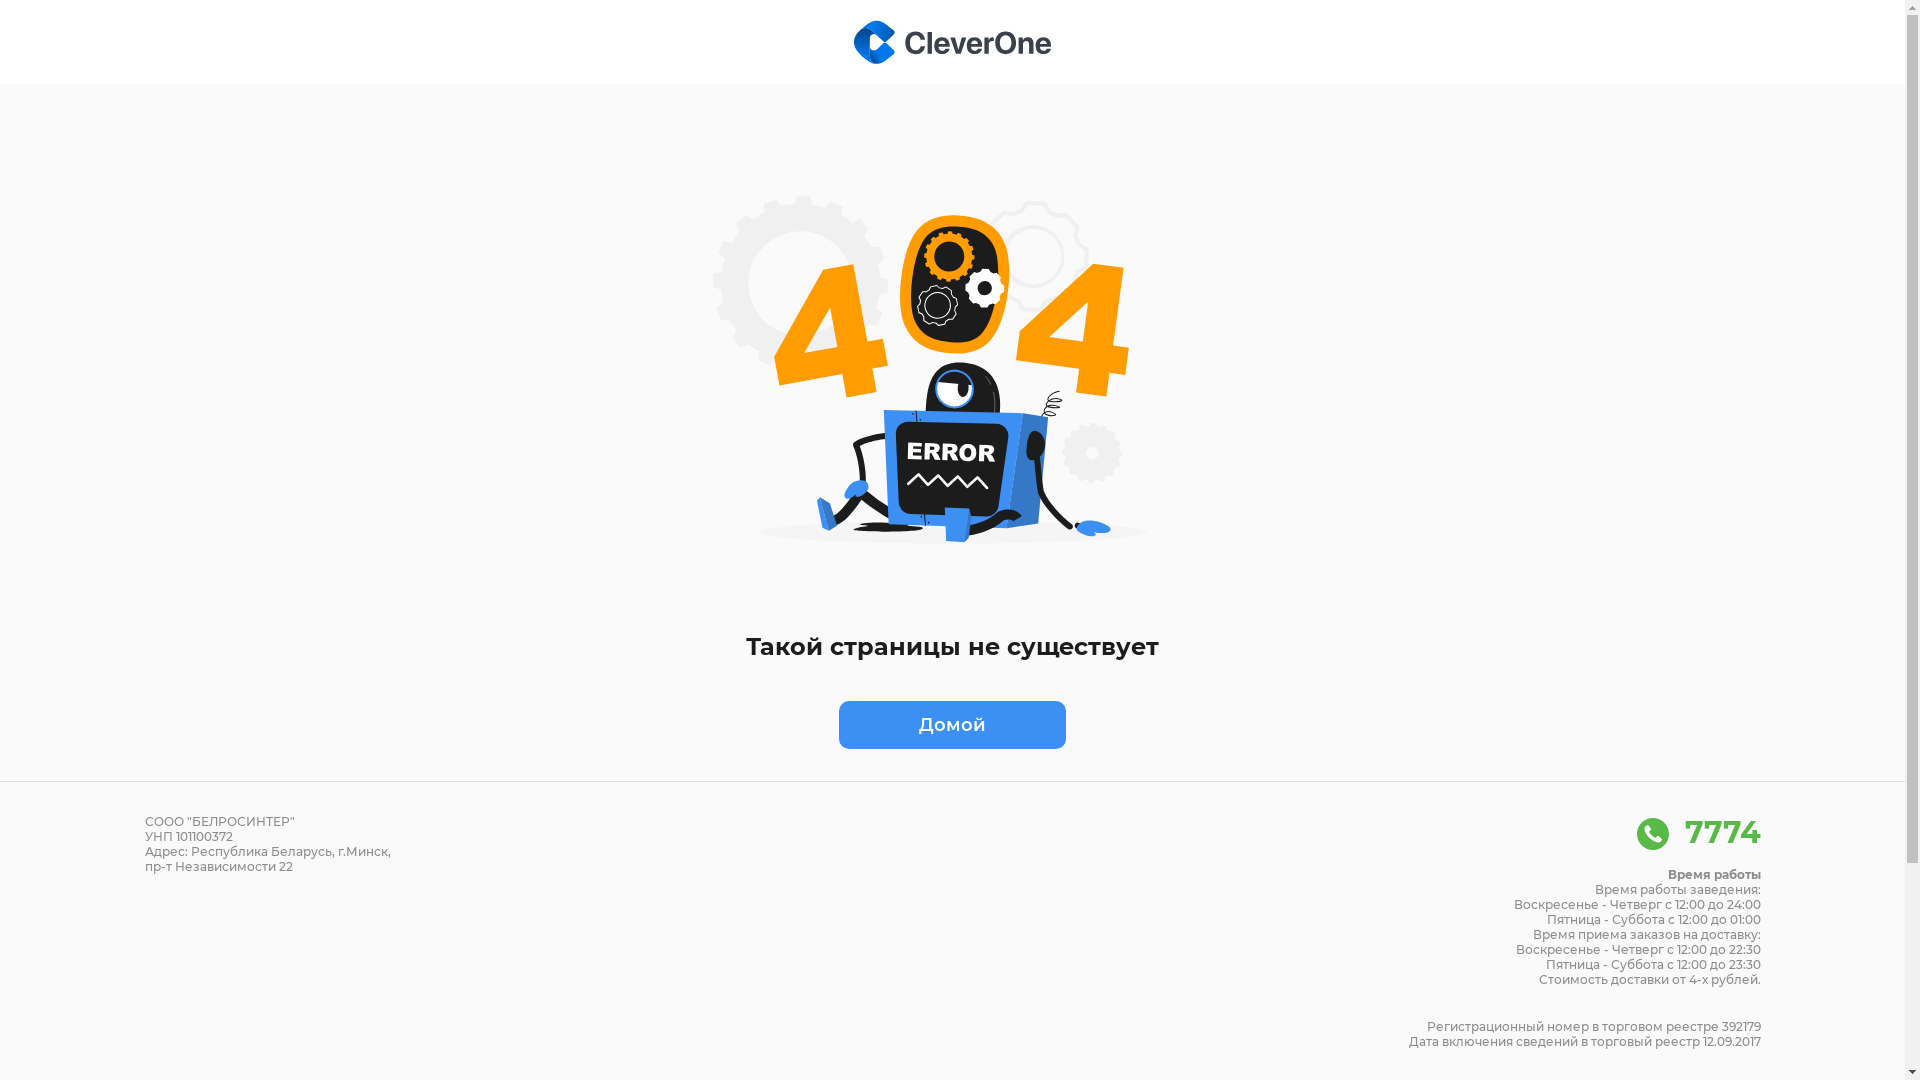  I want to click on '7774', so click(1697, 832).